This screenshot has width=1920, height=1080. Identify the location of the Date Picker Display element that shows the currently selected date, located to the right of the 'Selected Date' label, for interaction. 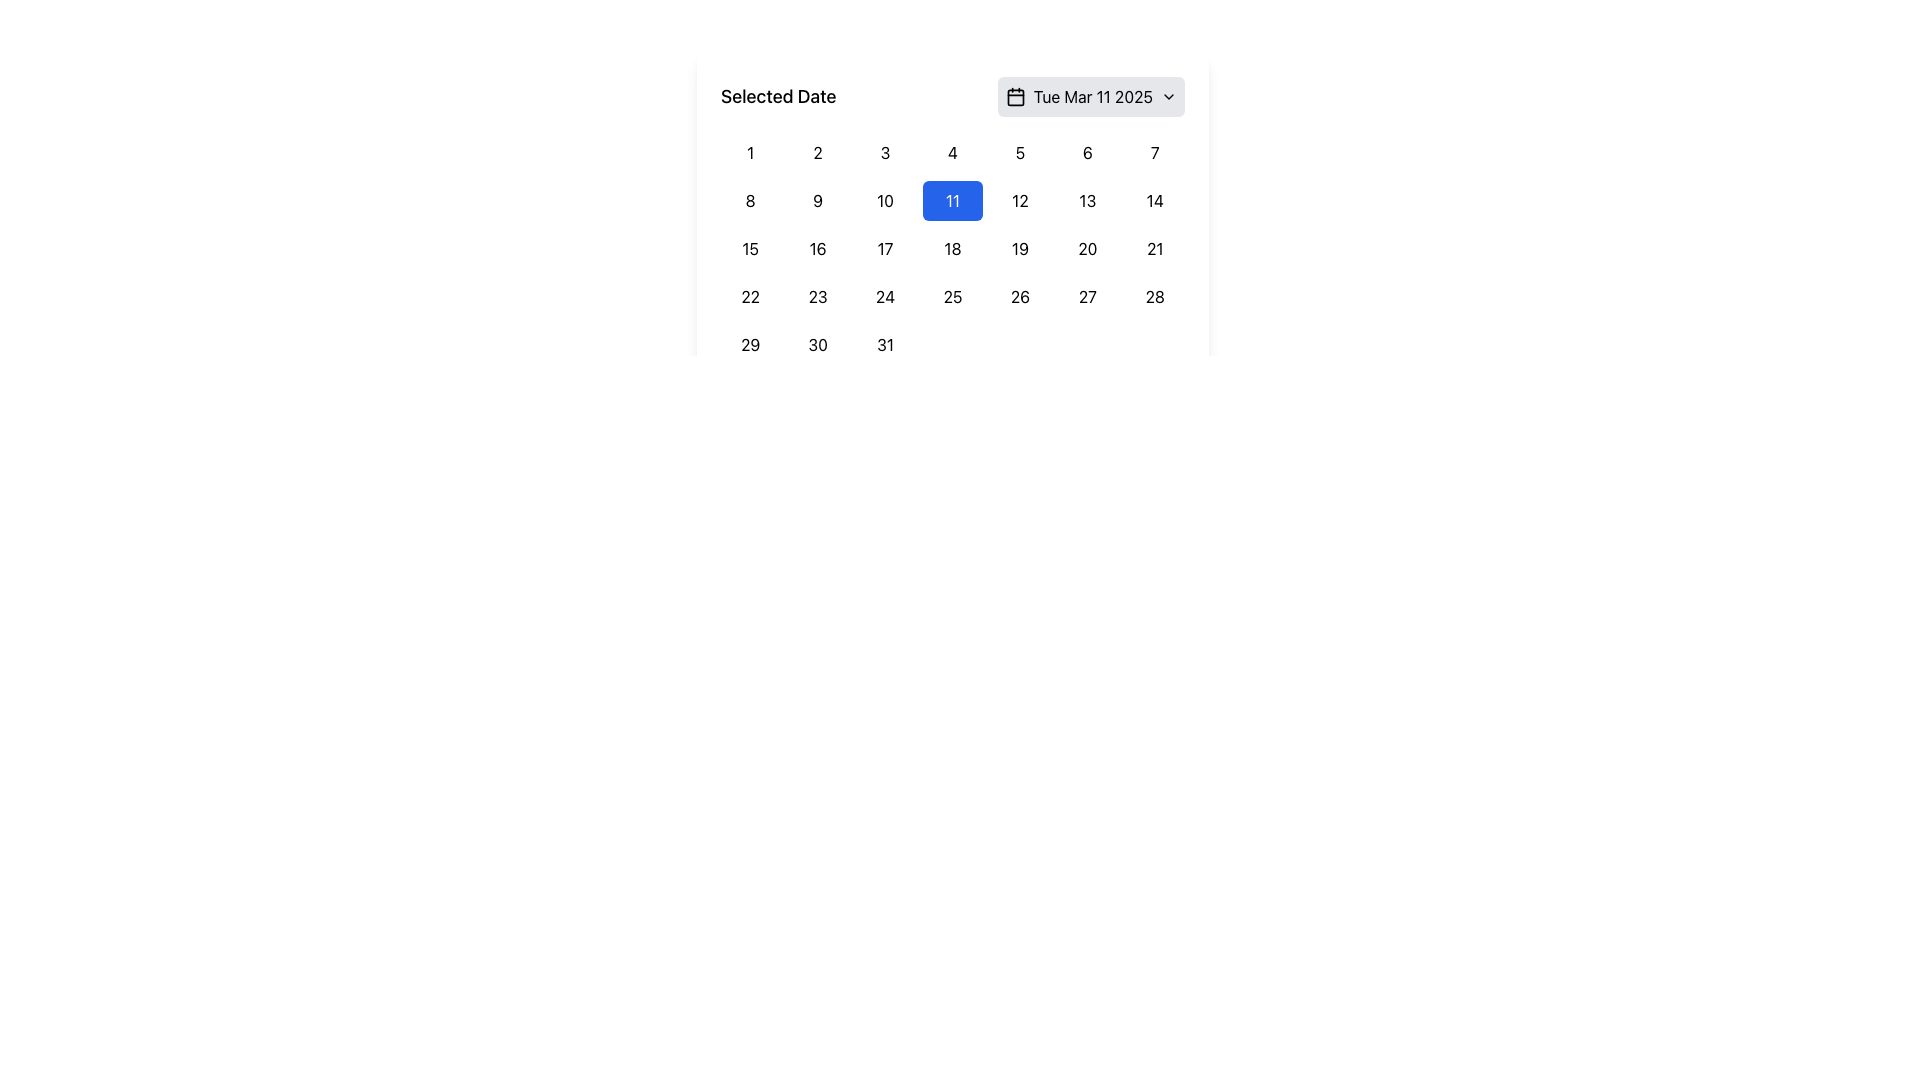
(1090, 96).